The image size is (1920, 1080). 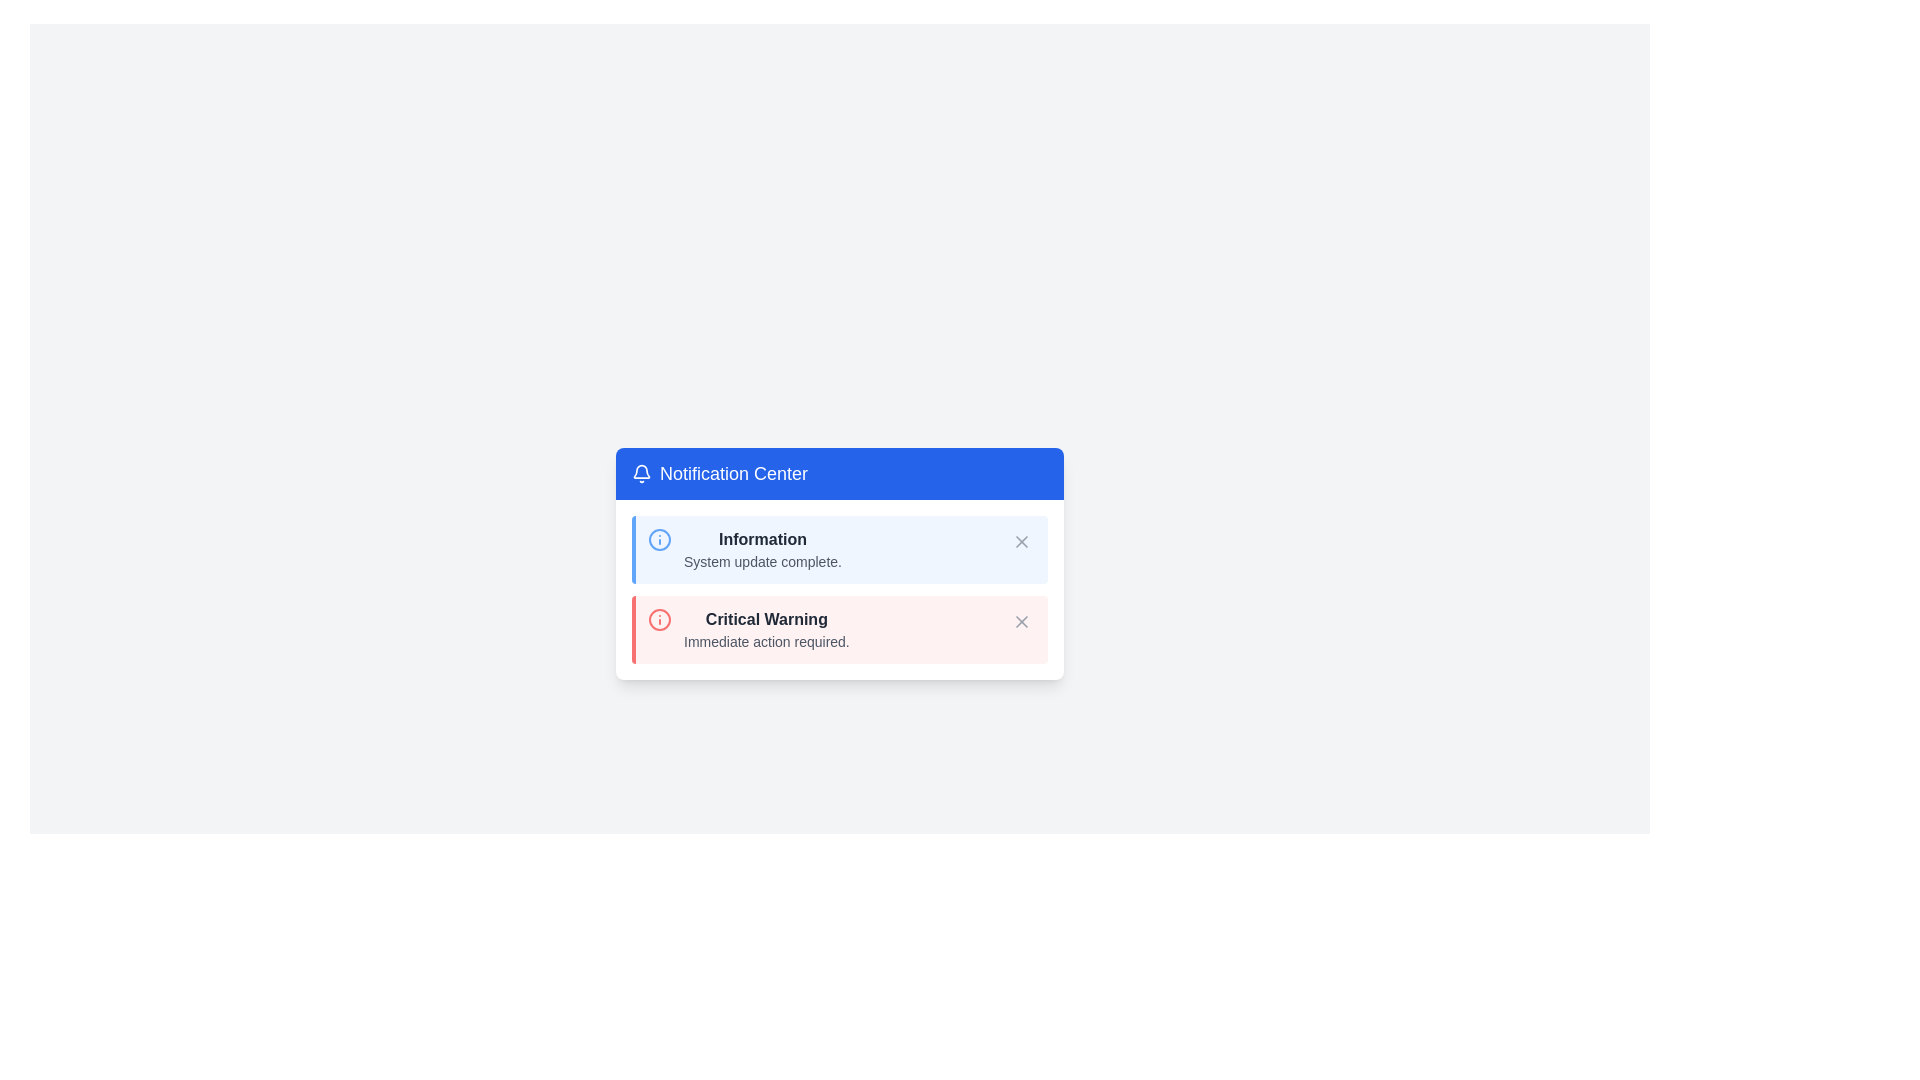 I want to click on the button located in the top-right corner of the 'Information: System update complete.' notification, so click(x=1022, y=542).